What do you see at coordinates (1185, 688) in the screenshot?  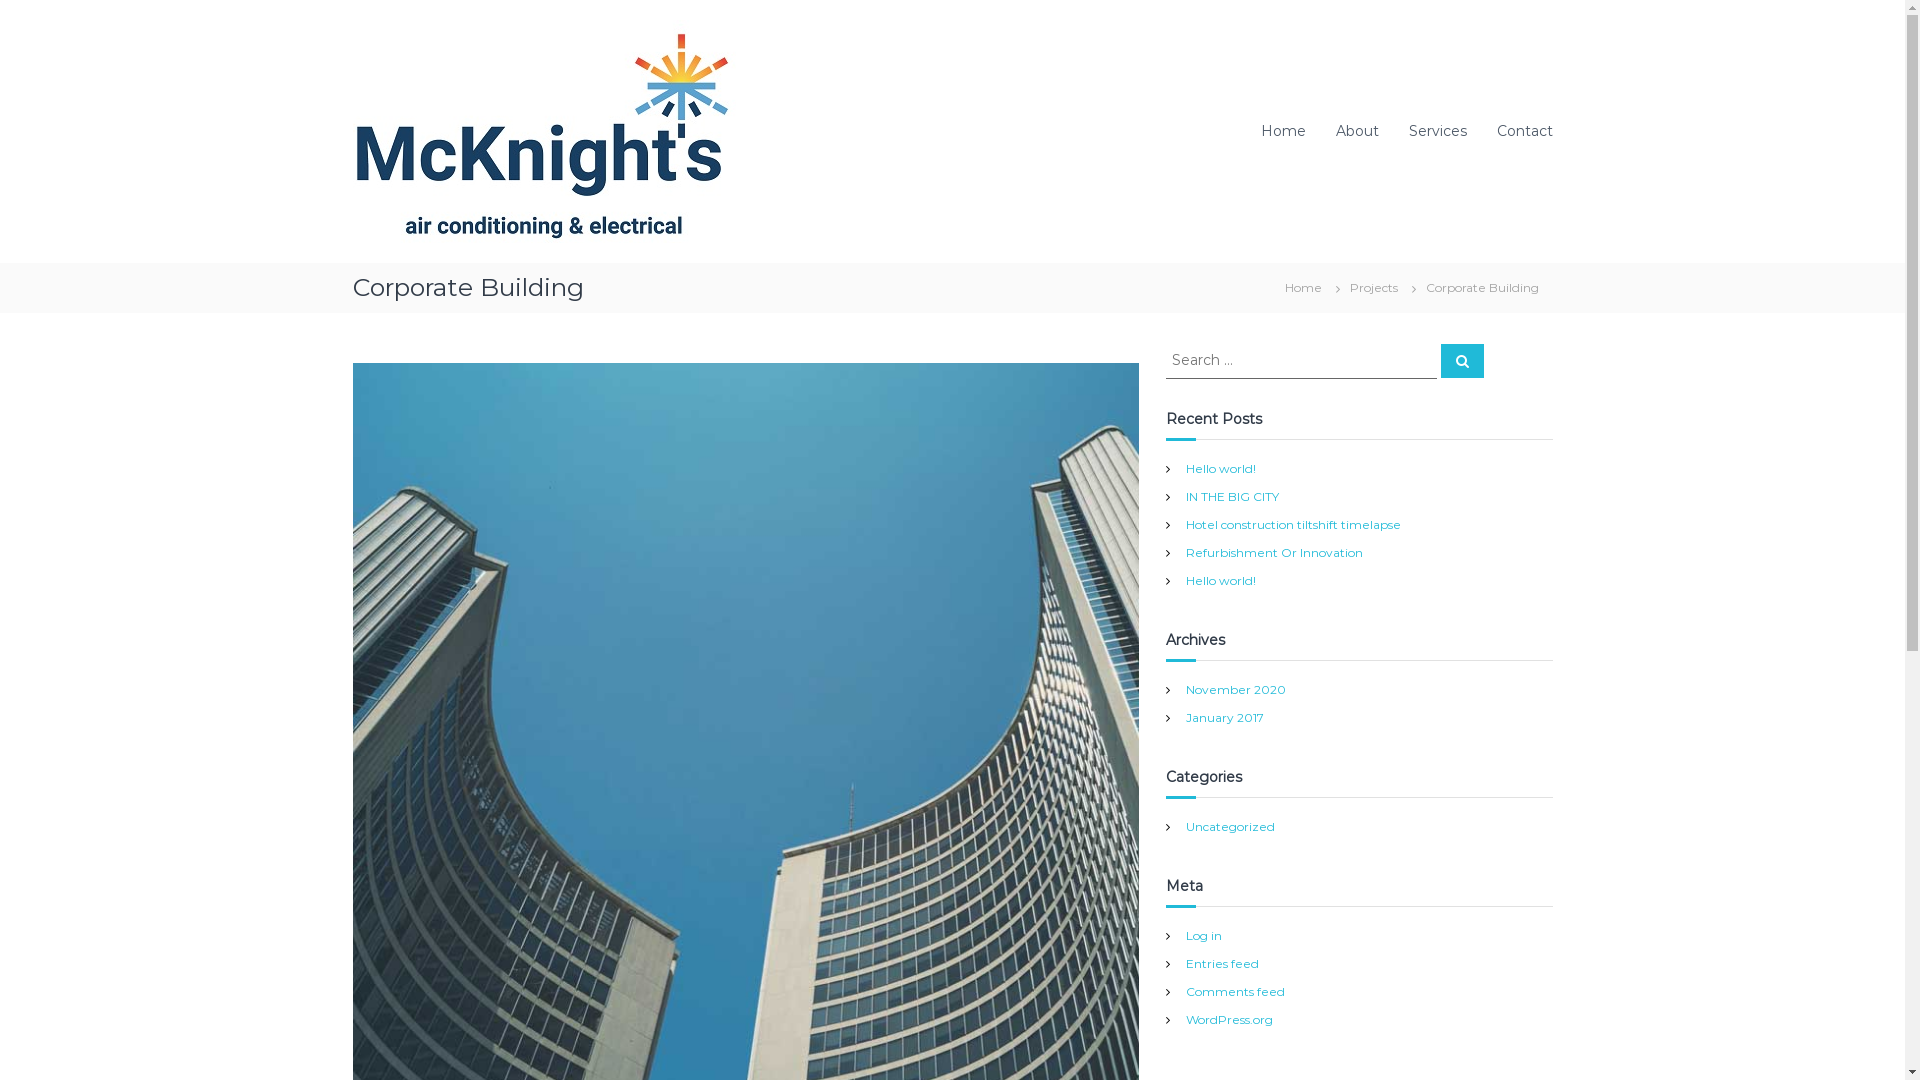 I see `'November 2020'` at bounding box center [1185, 688].